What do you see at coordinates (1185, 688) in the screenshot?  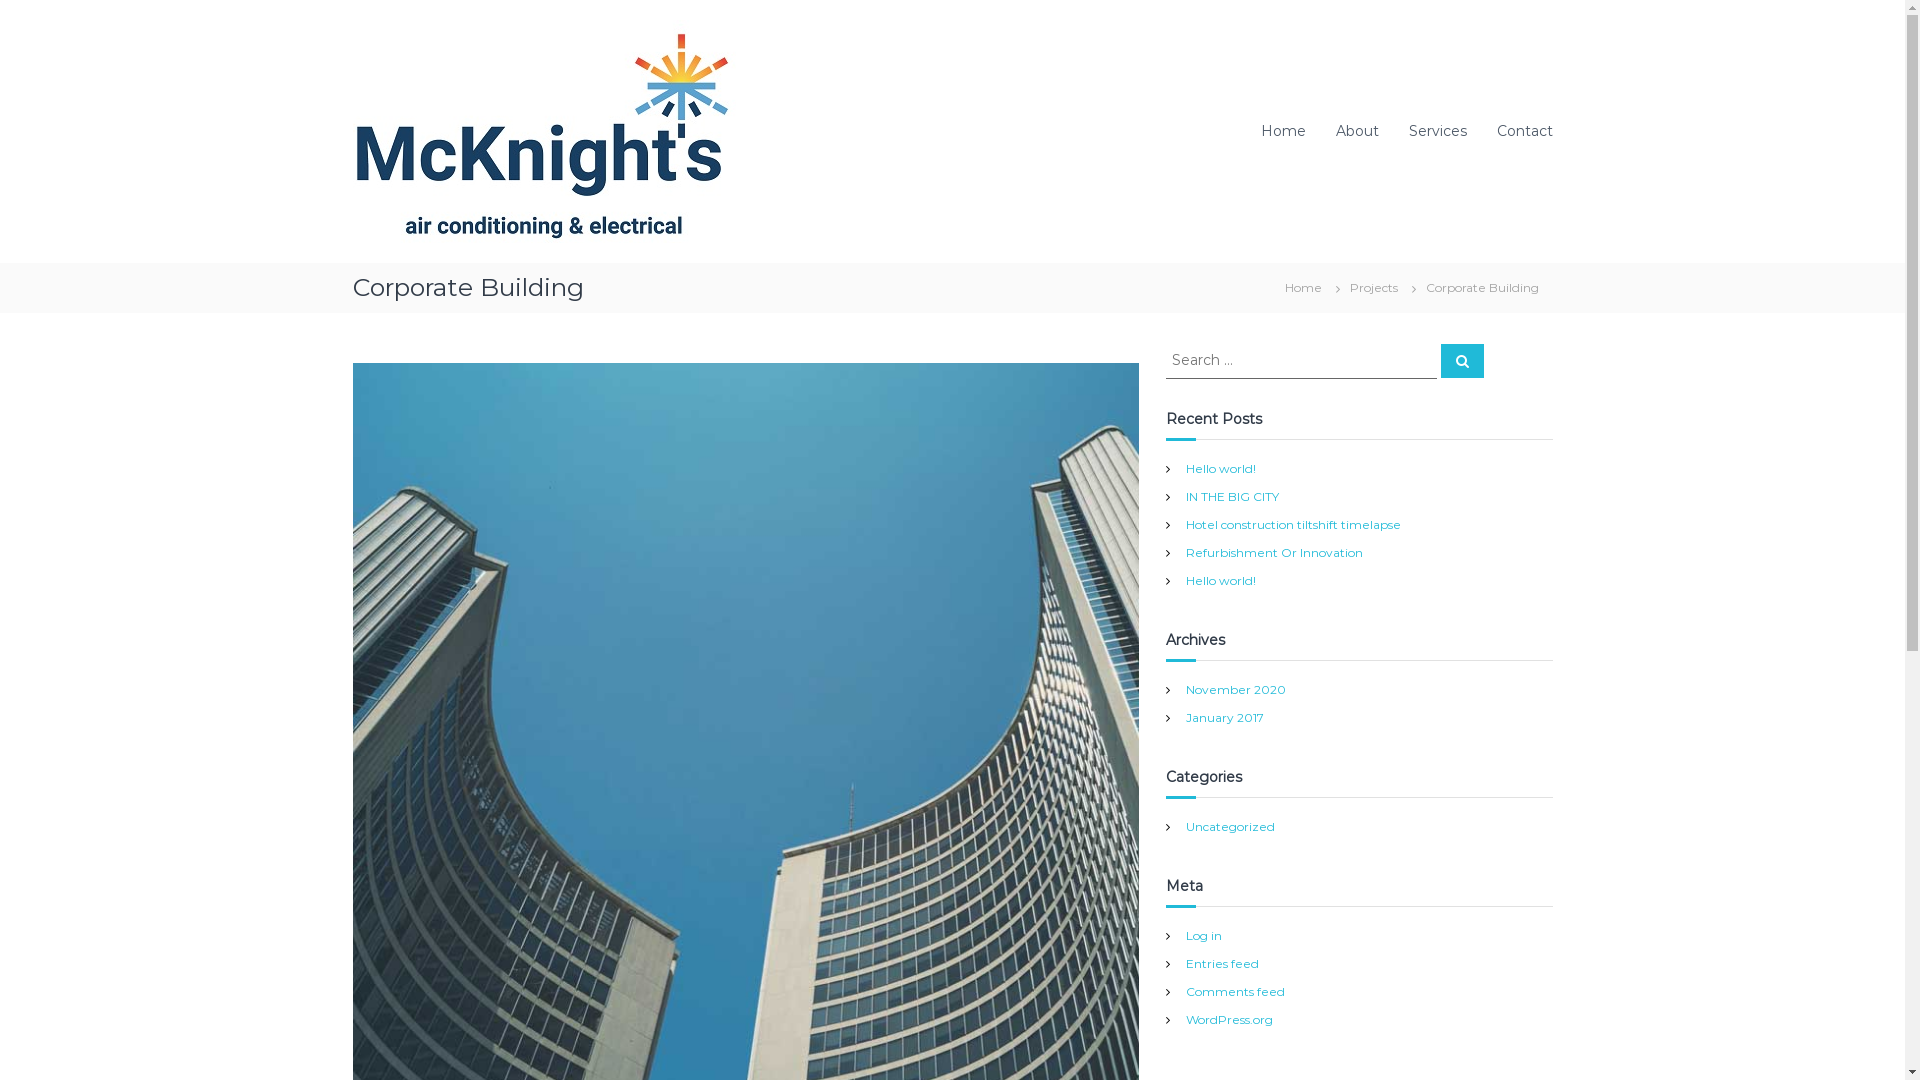 I see `'November 2020'` at bounding box center [1185, 688].